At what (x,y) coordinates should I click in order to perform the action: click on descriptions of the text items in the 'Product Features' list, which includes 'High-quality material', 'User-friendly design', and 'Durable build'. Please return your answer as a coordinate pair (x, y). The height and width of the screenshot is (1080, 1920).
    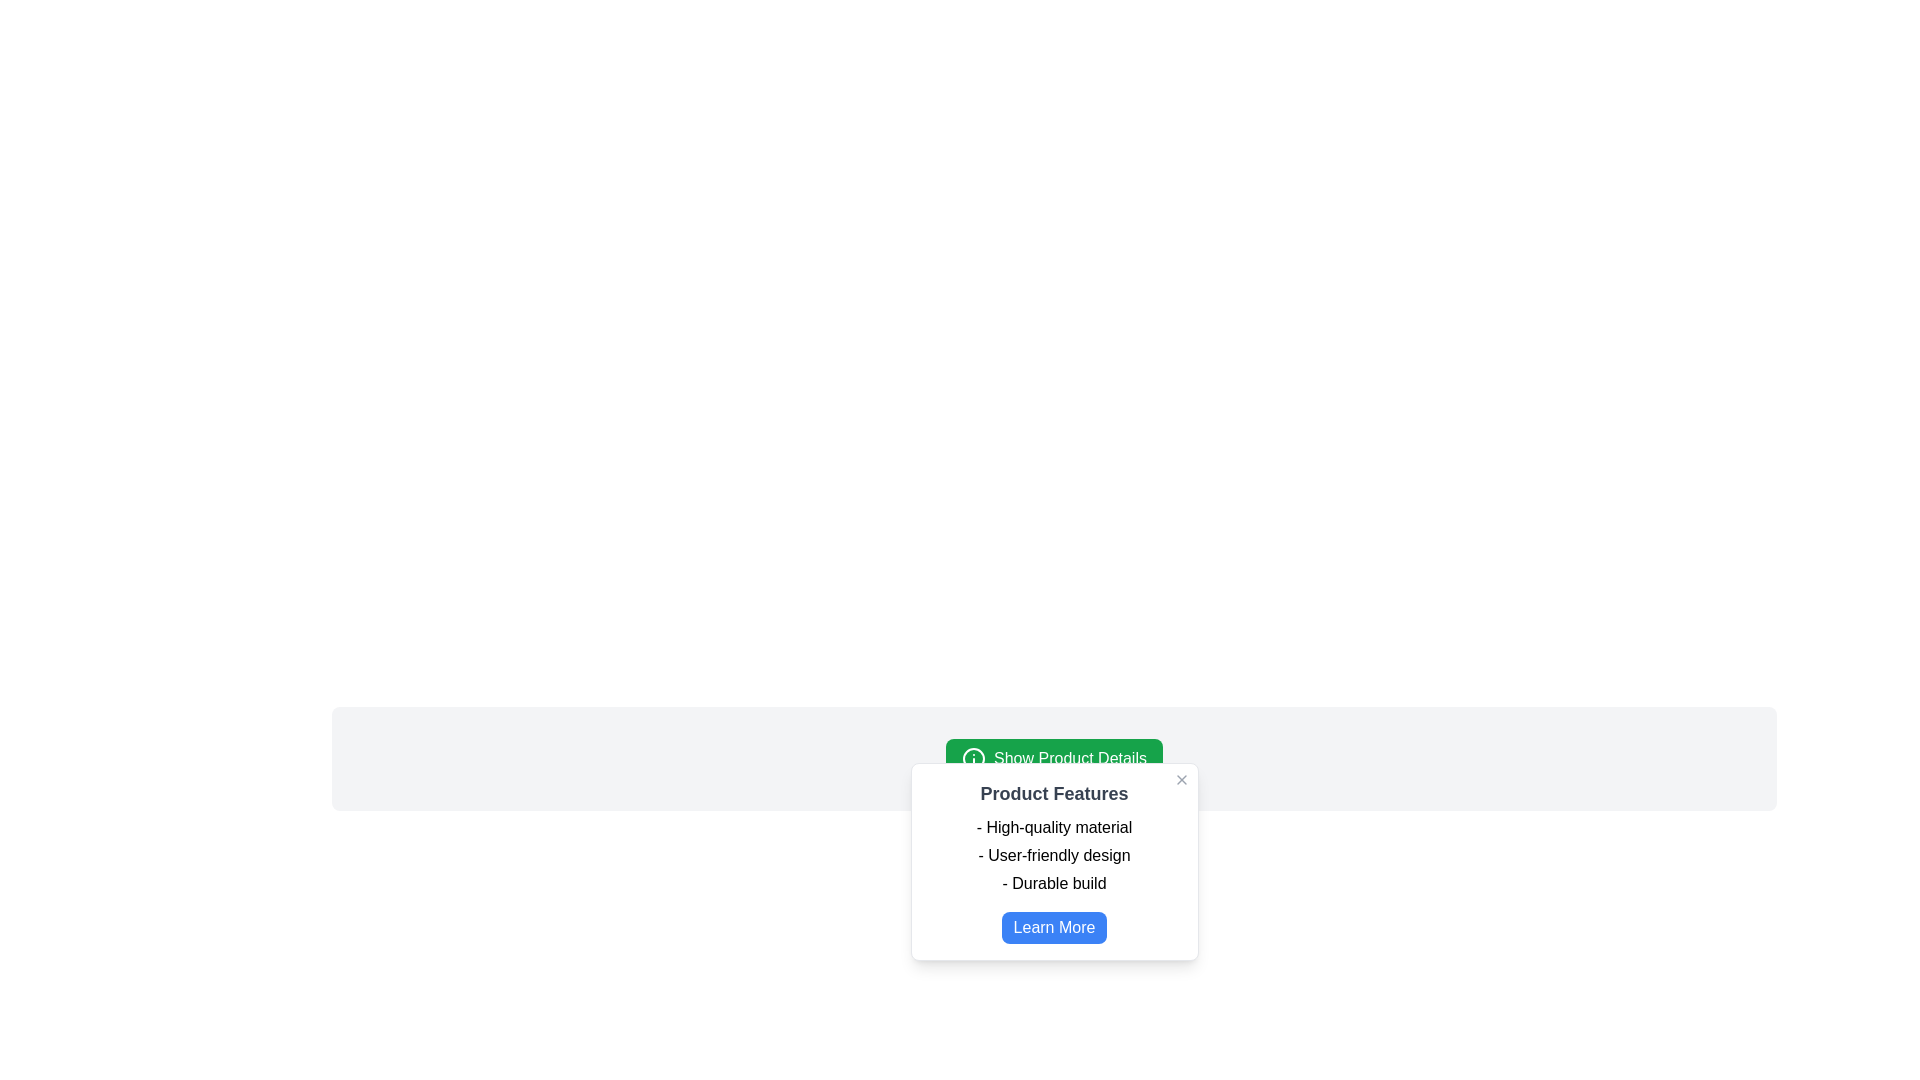
    Looking at the image, I should click on (1053, 855).